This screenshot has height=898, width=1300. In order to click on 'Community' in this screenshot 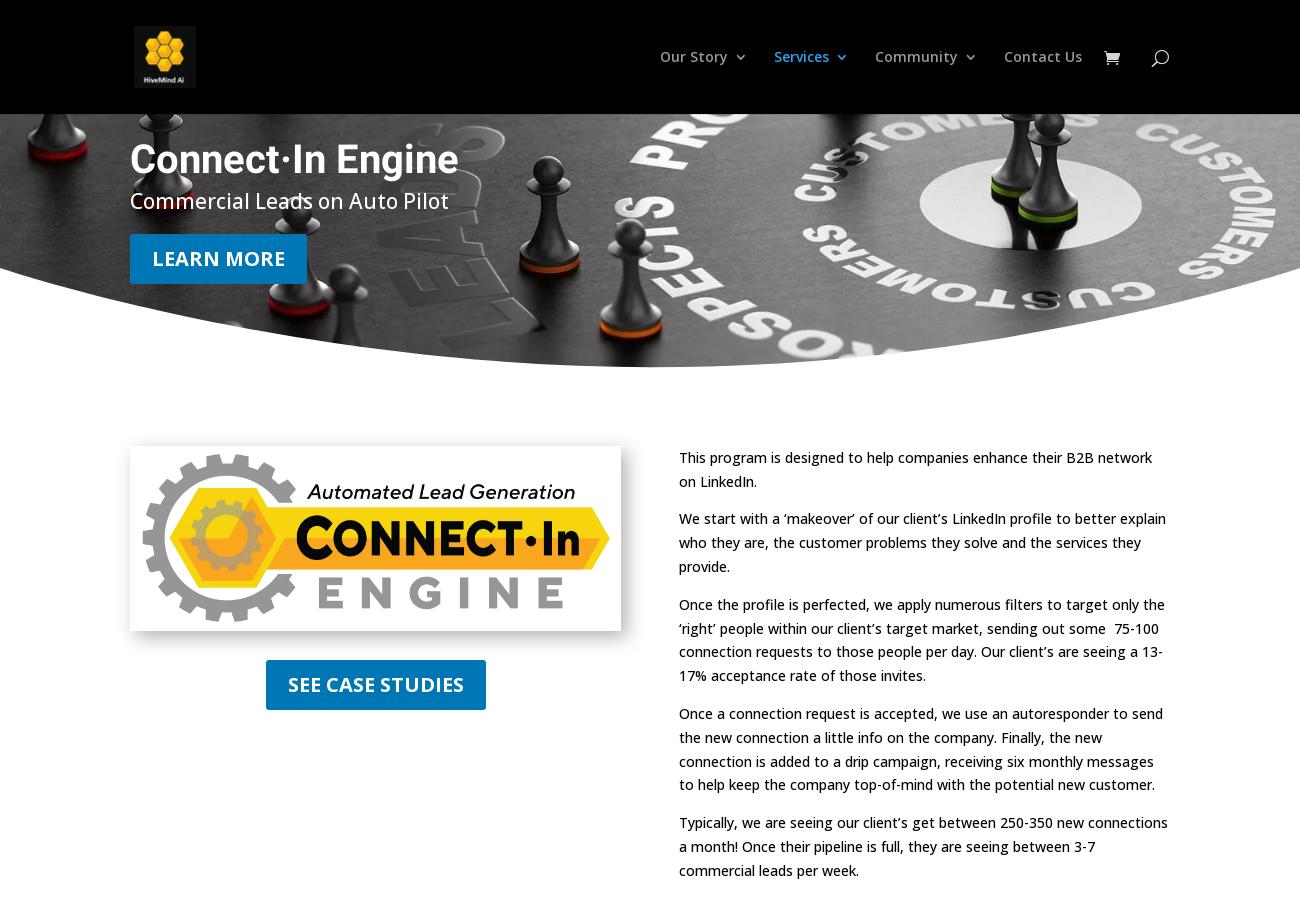, I will do `click(915, 55)`.